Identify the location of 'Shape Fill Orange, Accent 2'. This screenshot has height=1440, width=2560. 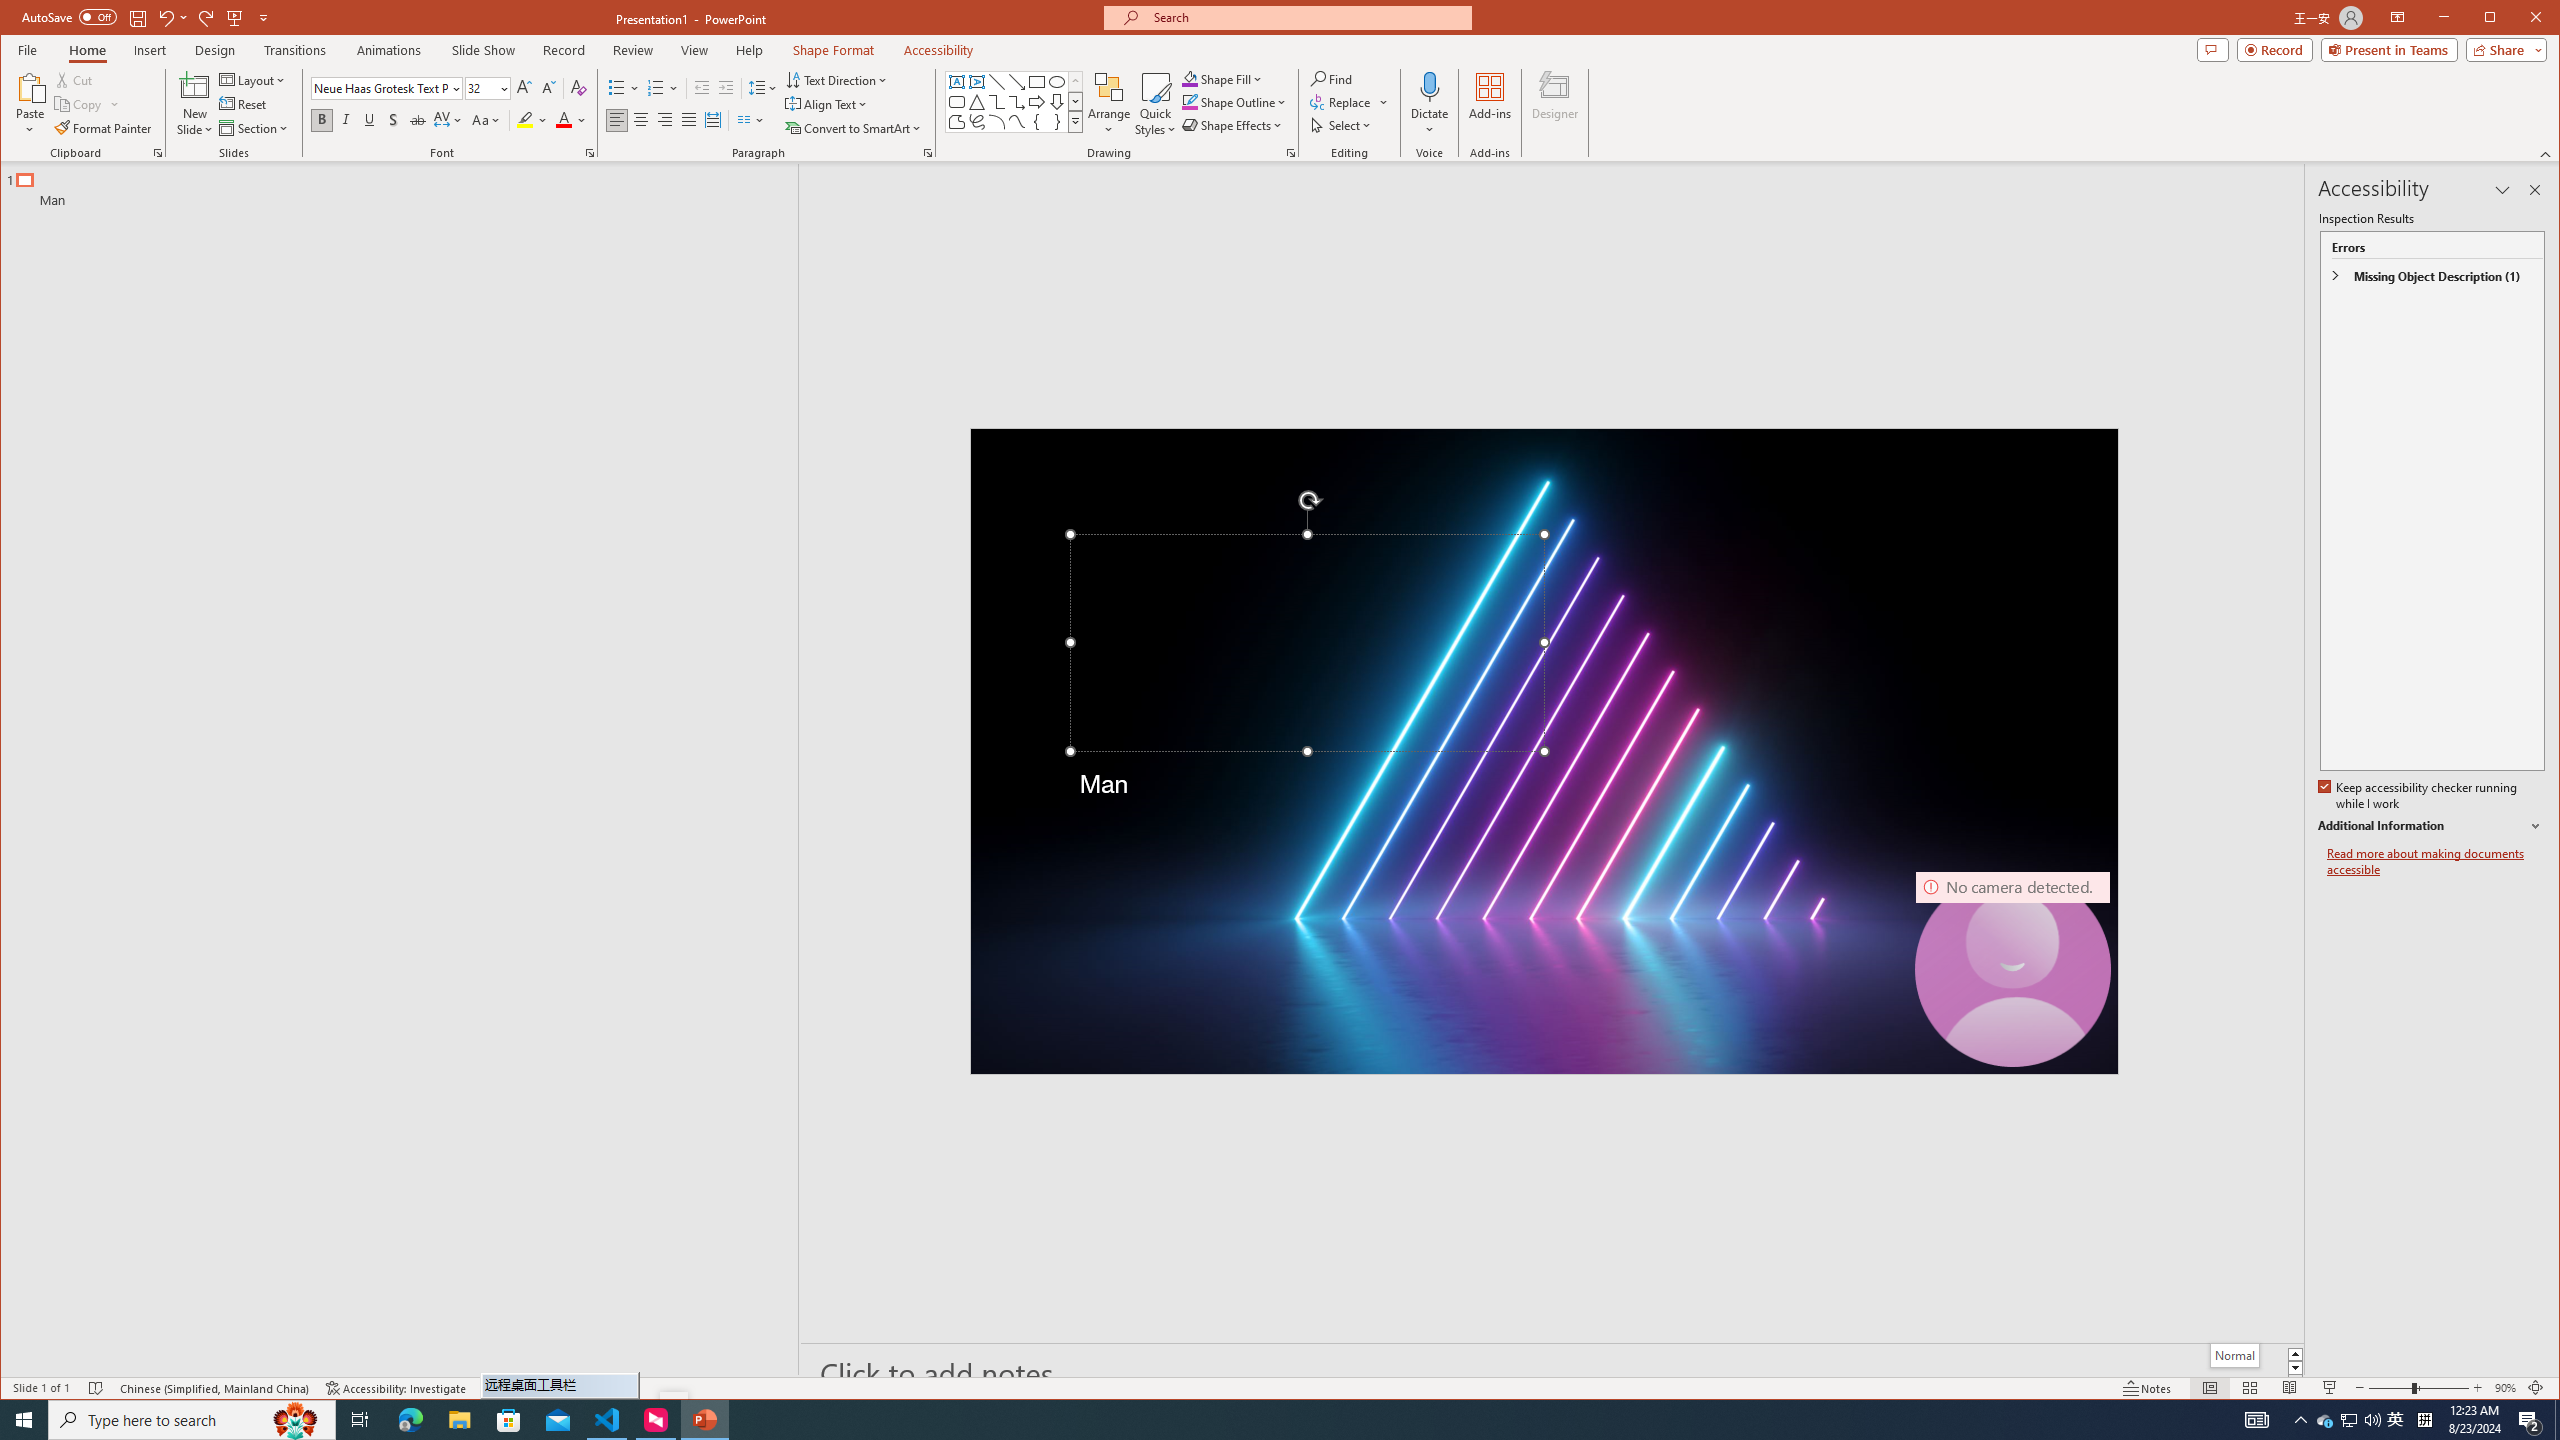
(1190, 78).